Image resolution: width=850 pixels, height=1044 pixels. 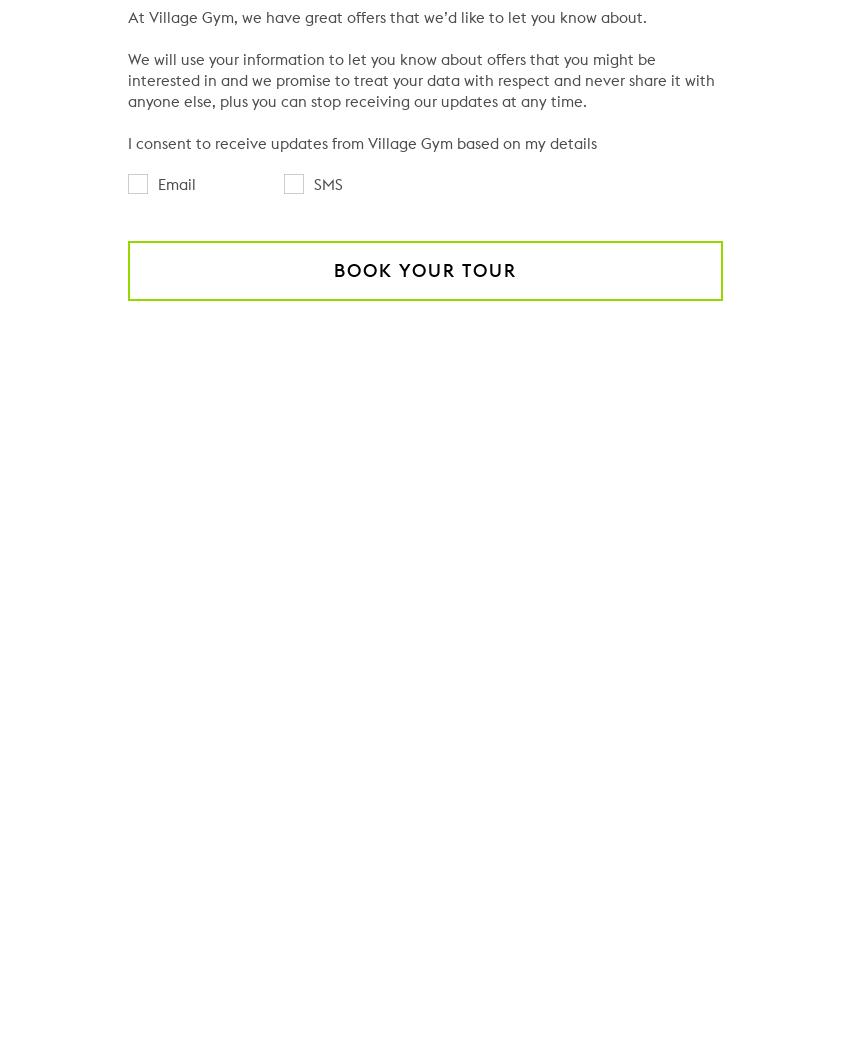 What do you see at coordinates (388, 676) in the screenshot?
I see `'Do you offer swimming lessons at your gym in Warrington?'` at bounding box center [388, 676].